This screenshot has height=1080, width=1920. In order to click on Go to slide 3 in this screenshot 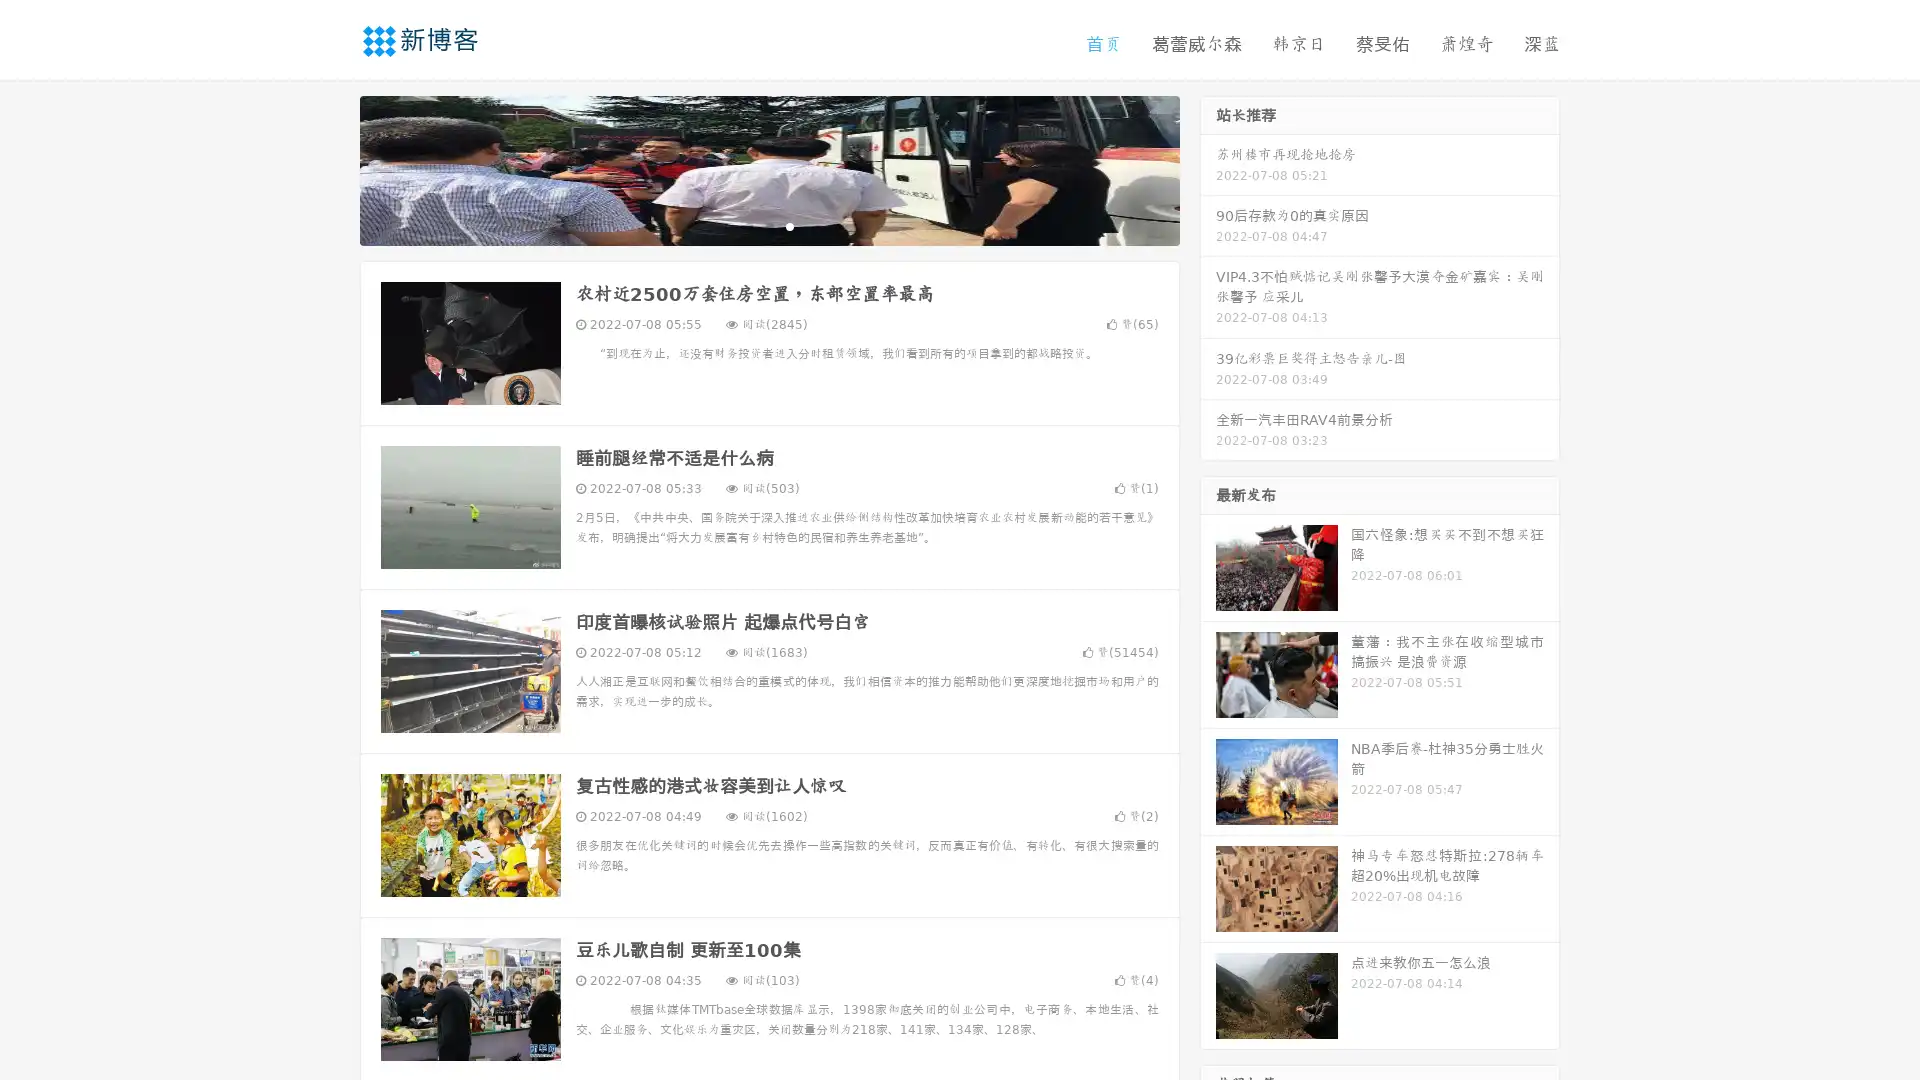, I will do `click(789, 225)`.